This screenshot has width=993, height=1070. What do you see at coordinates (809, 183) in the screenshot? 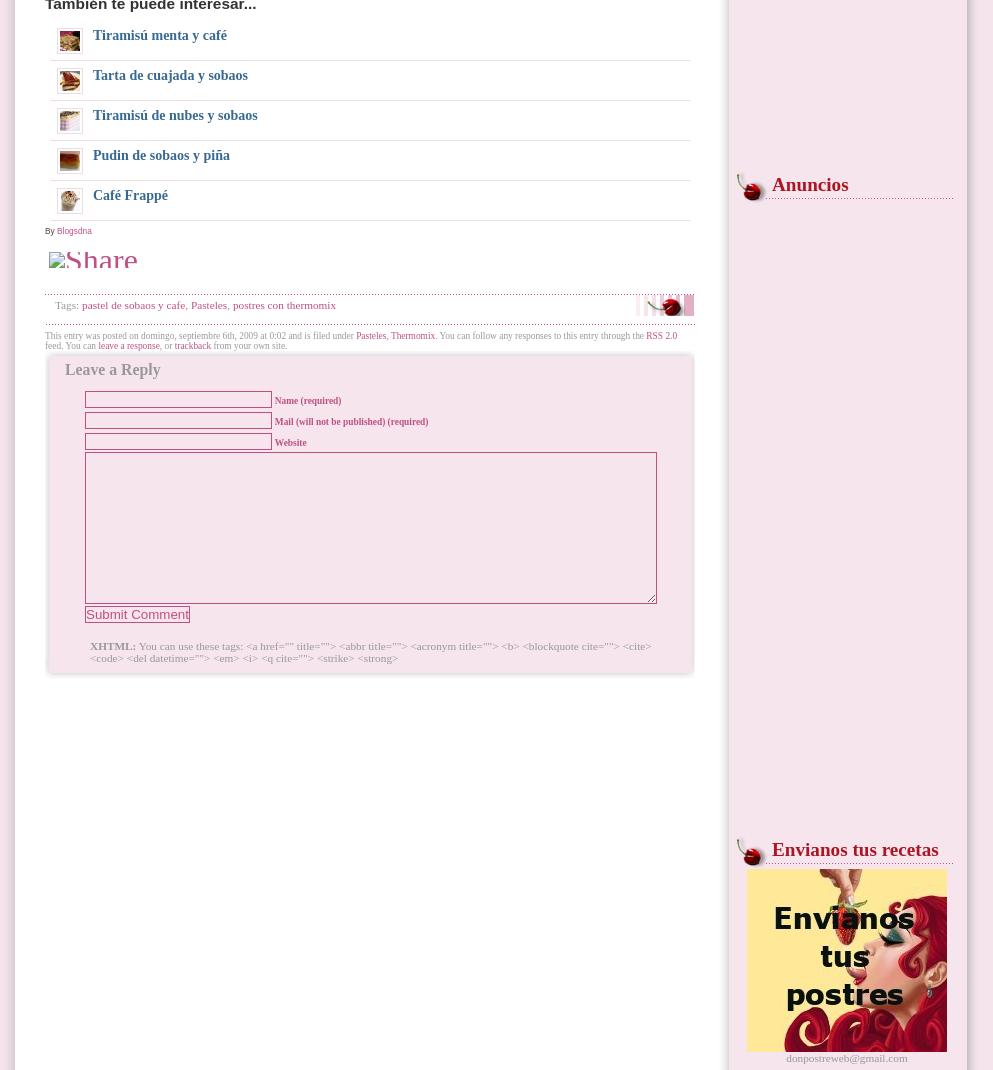
I see `'Anuncios'` at bounding box center [809, 183].